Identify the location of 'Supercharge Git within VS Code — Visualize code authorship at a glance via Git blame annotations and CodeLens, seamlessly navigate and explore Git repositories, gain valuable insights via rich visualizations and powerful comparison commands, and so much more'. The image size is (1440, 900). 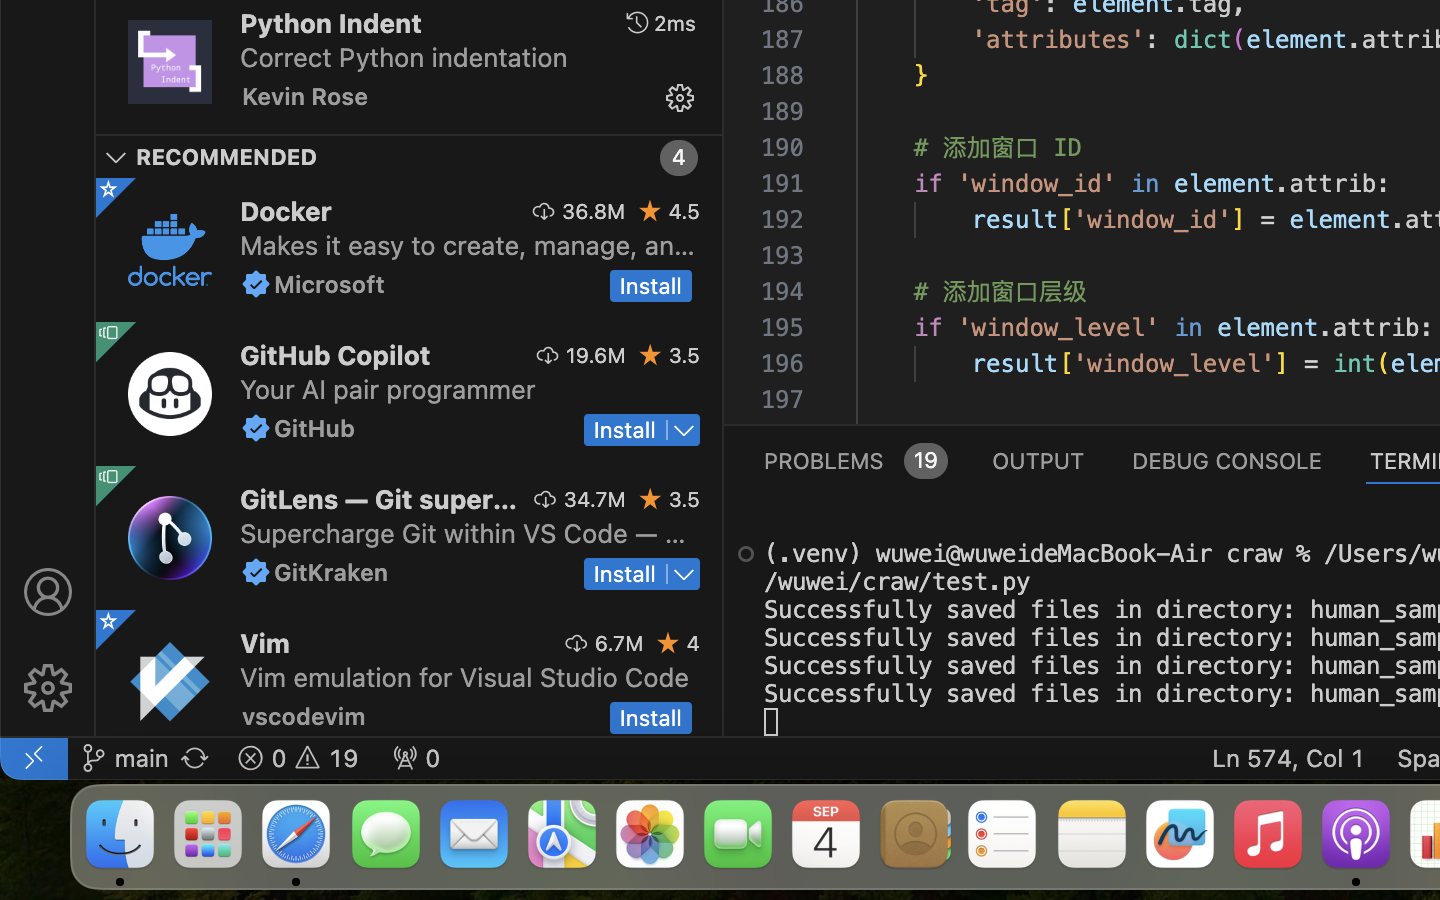
(462, 531).